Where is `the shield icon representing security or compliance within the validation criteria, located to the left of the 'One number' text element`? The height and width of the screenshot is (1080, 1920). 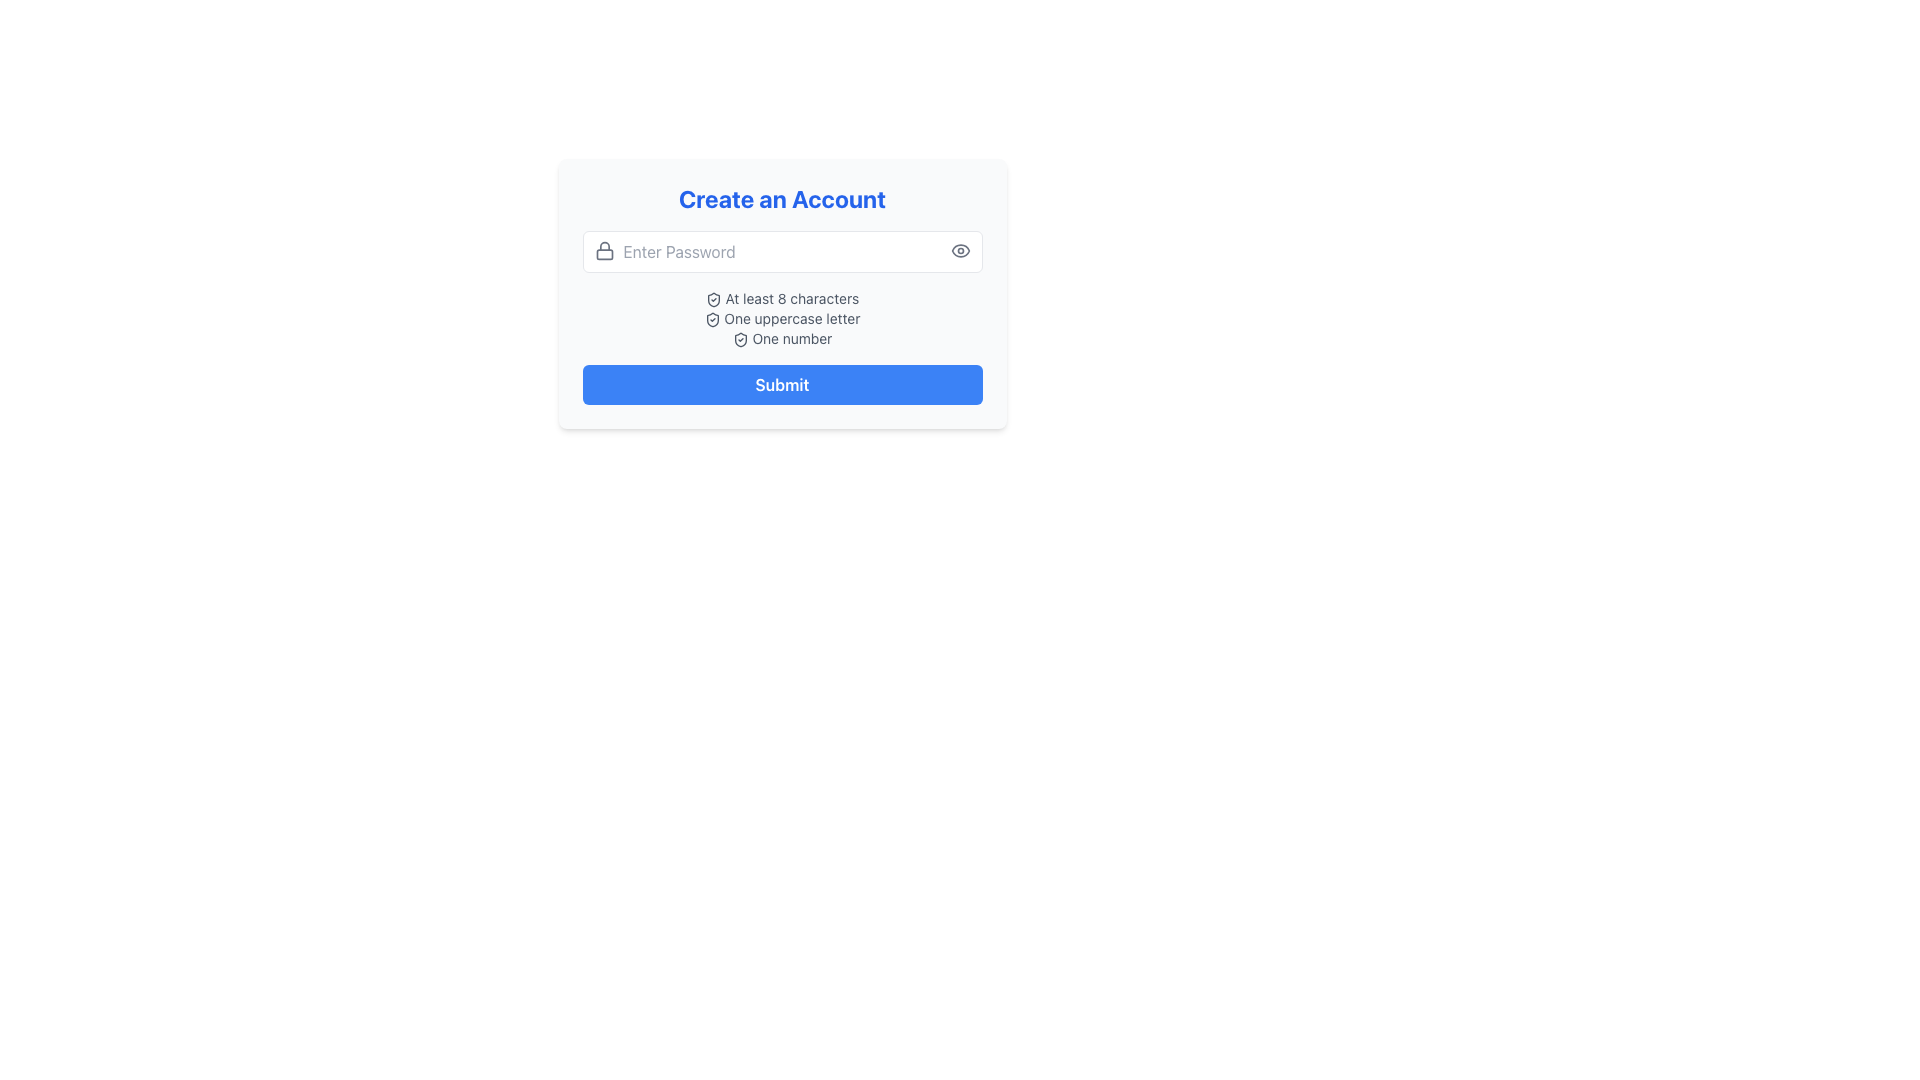
the shield icon representing security or compliance within the validation criteria, located to the left of the 'One number' text element is located at coordinates (739, 339).